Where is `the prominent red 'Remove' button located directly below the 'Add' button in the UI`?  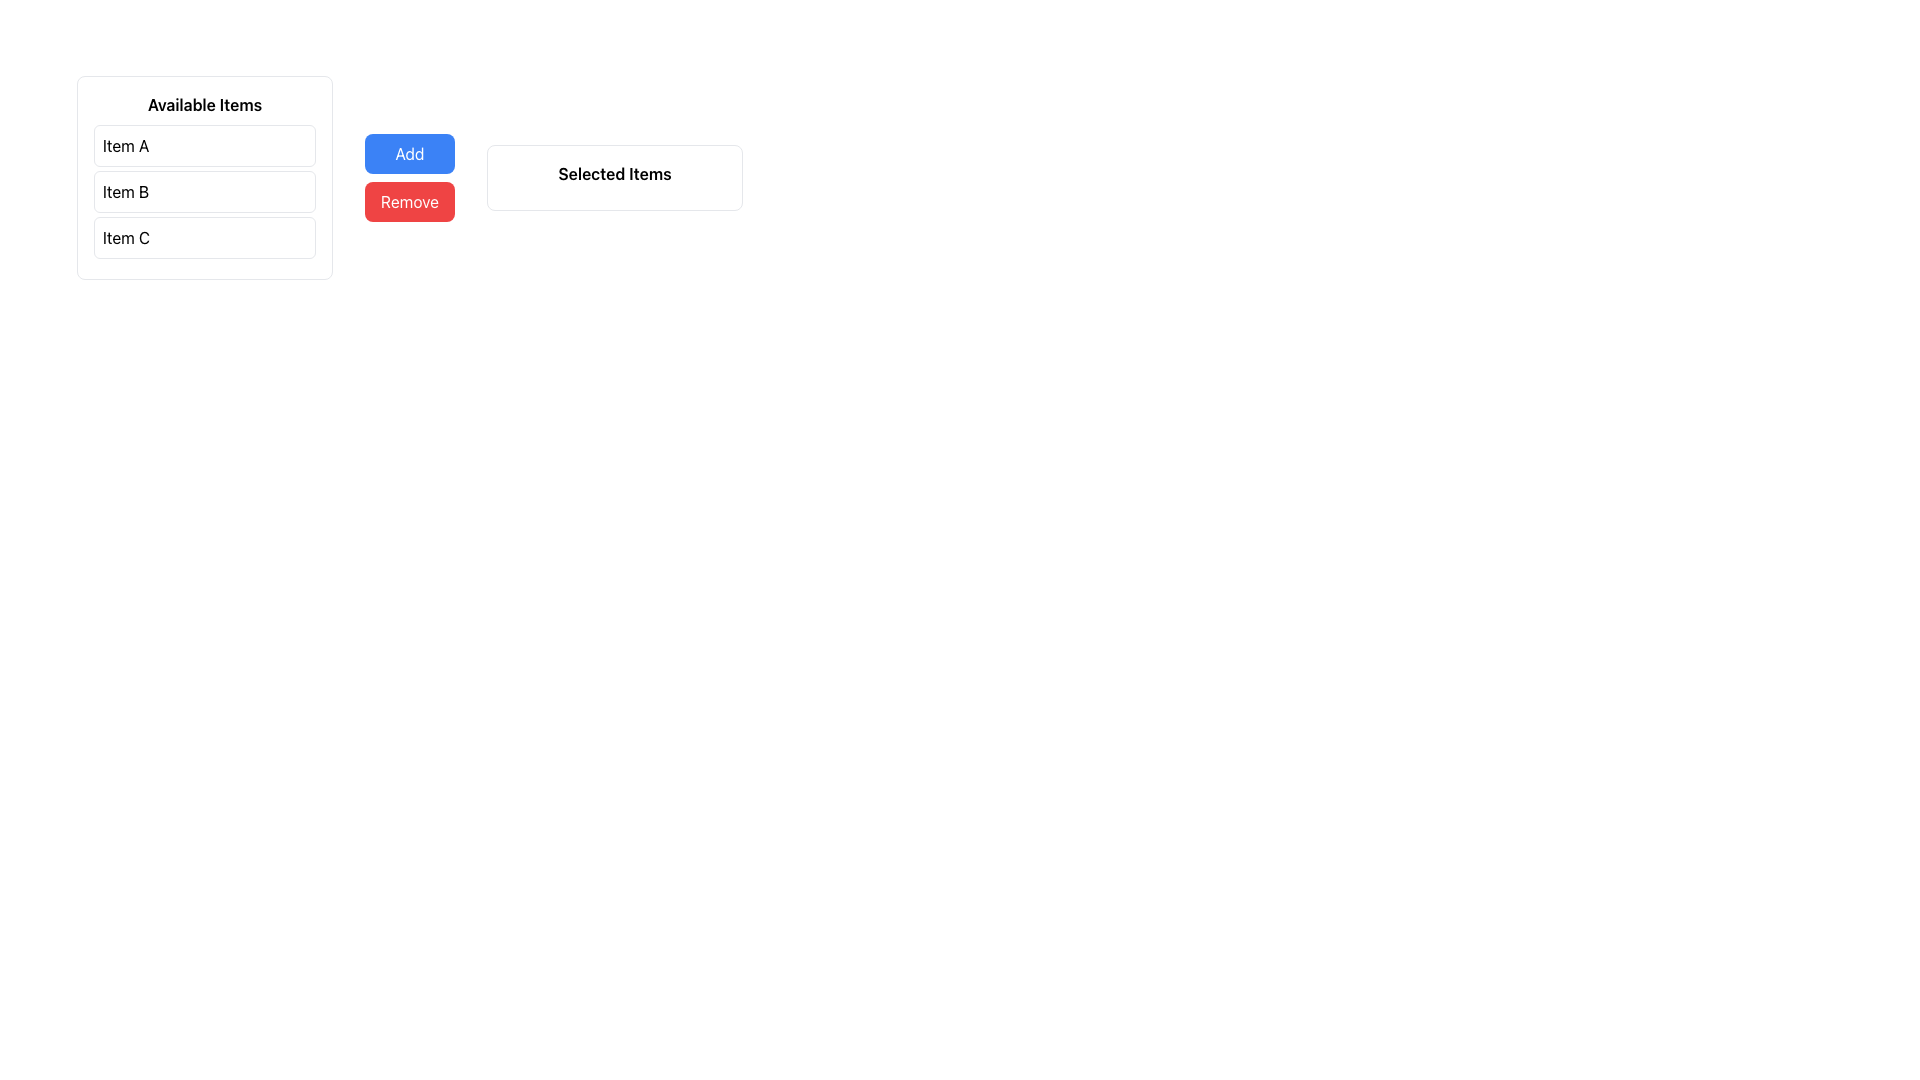 the prominent red 'Remove' button located directly below the 'Add' button in the UI is located at coordinates (409, 201).